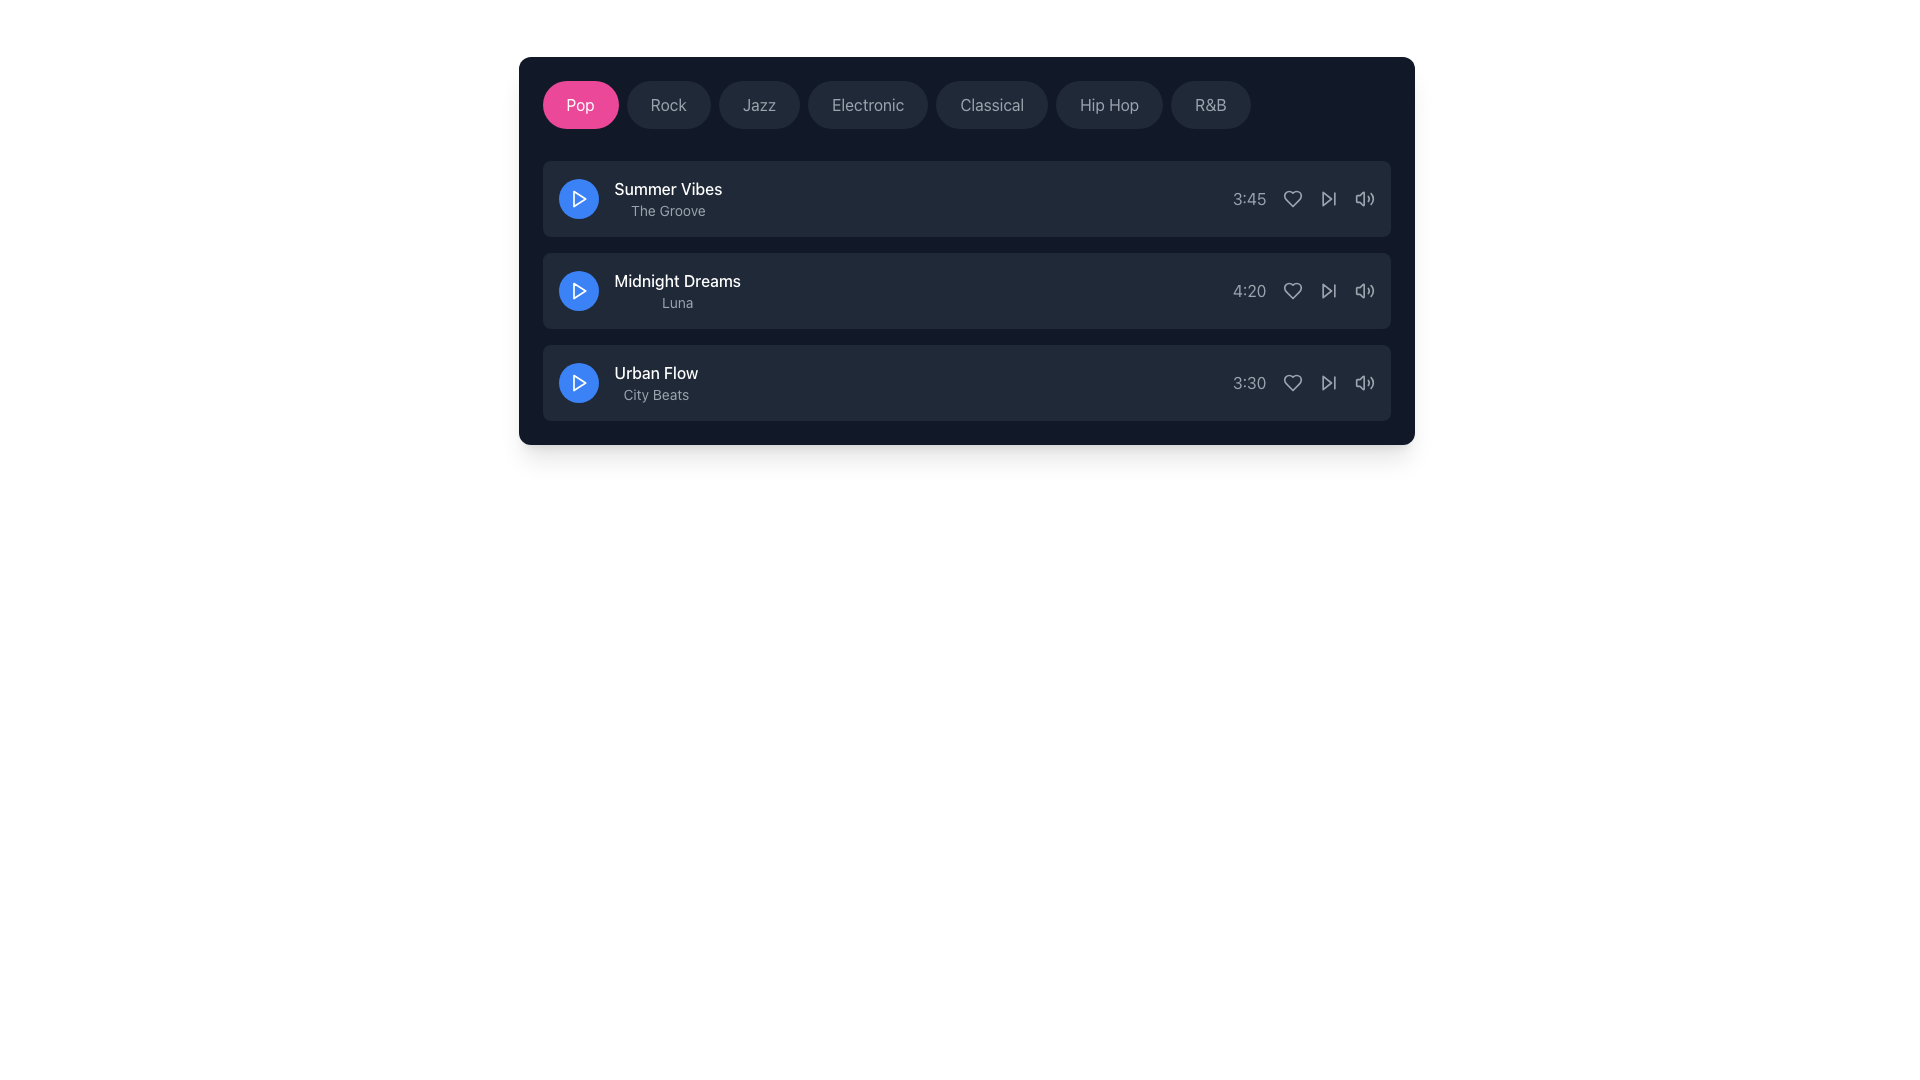  I want to click on the play button located to the far left of the text 'Summer Vibes', so click(577, 199).